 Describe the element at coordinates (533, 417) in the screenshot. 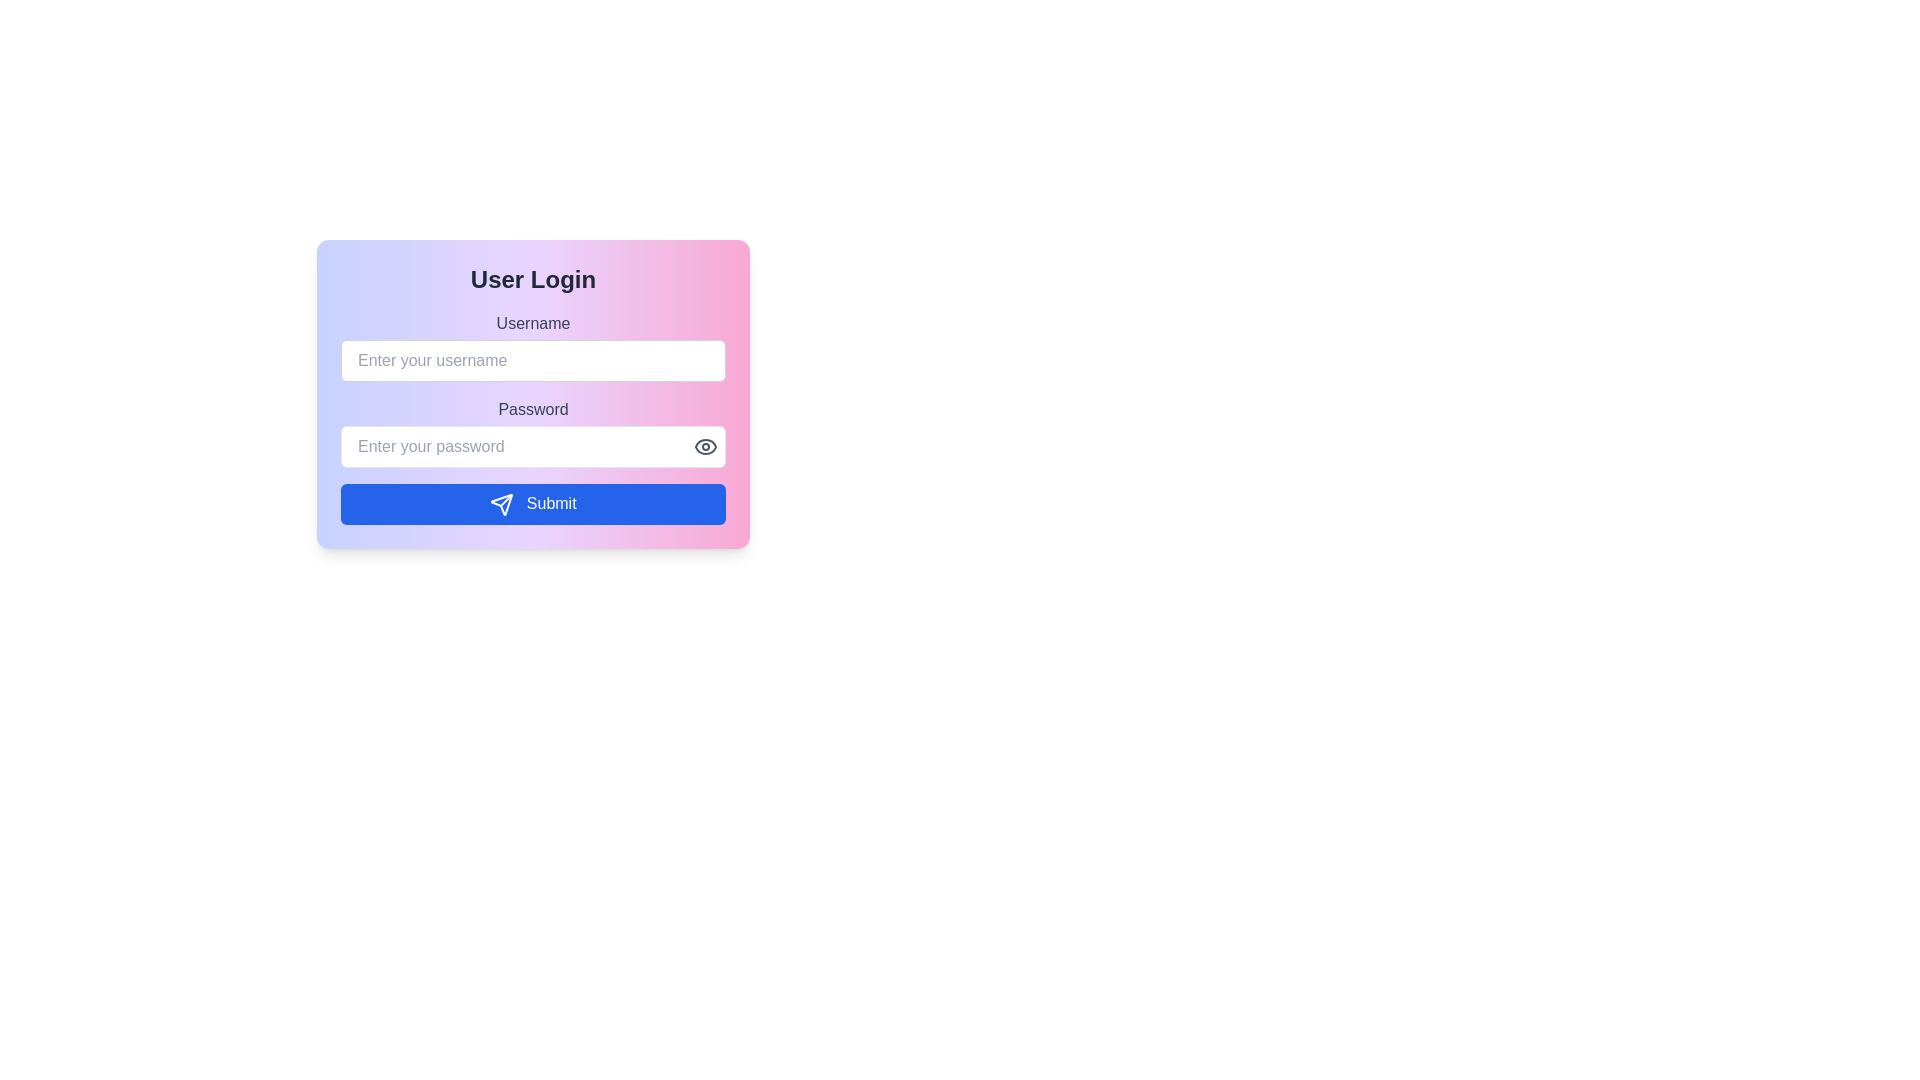

I see `Text Label indicating the purpose of the adjacent password input field, which is located in the second section of the form, below the 'Username' input` at that location.